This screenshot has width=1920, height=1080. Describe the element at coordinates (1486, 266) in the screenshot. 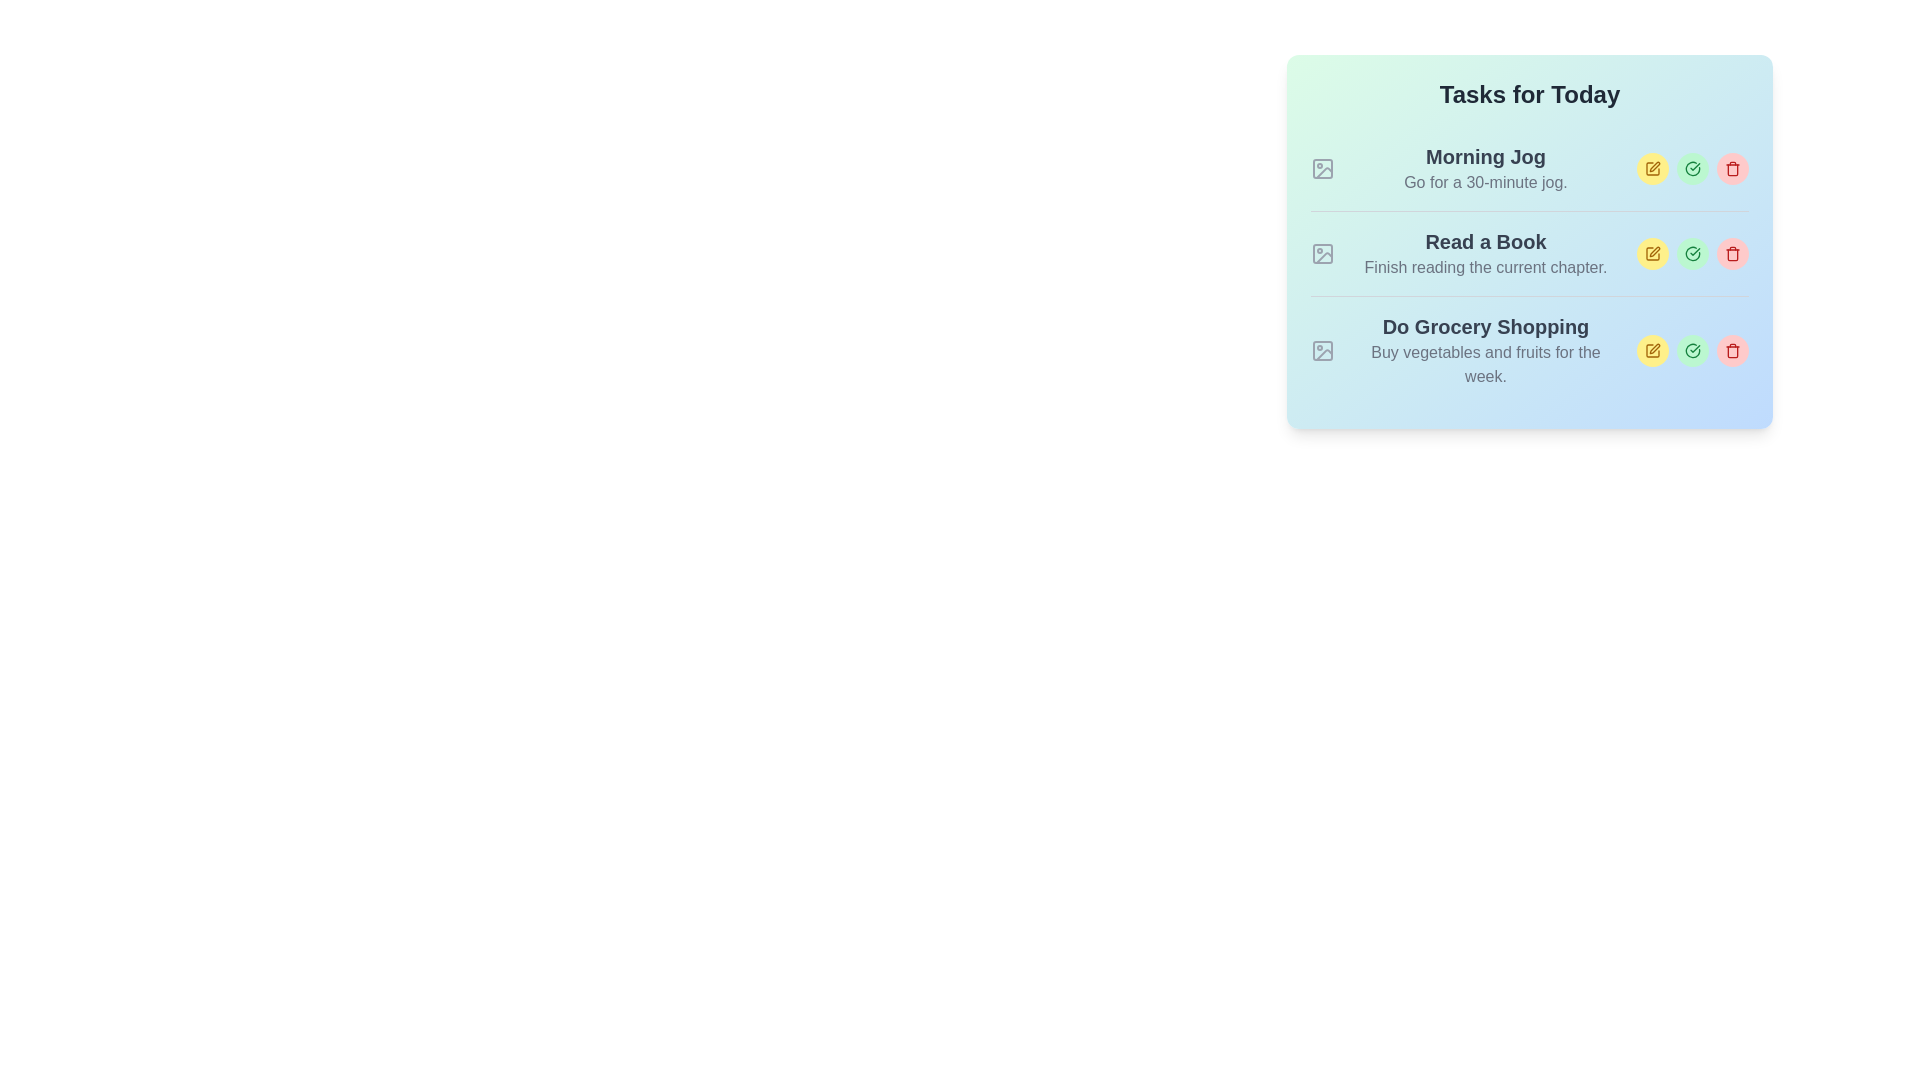

I see `the descriptive text element located beneath the title 'Read a Book' in the 'Tasks for Today' section` at that location.